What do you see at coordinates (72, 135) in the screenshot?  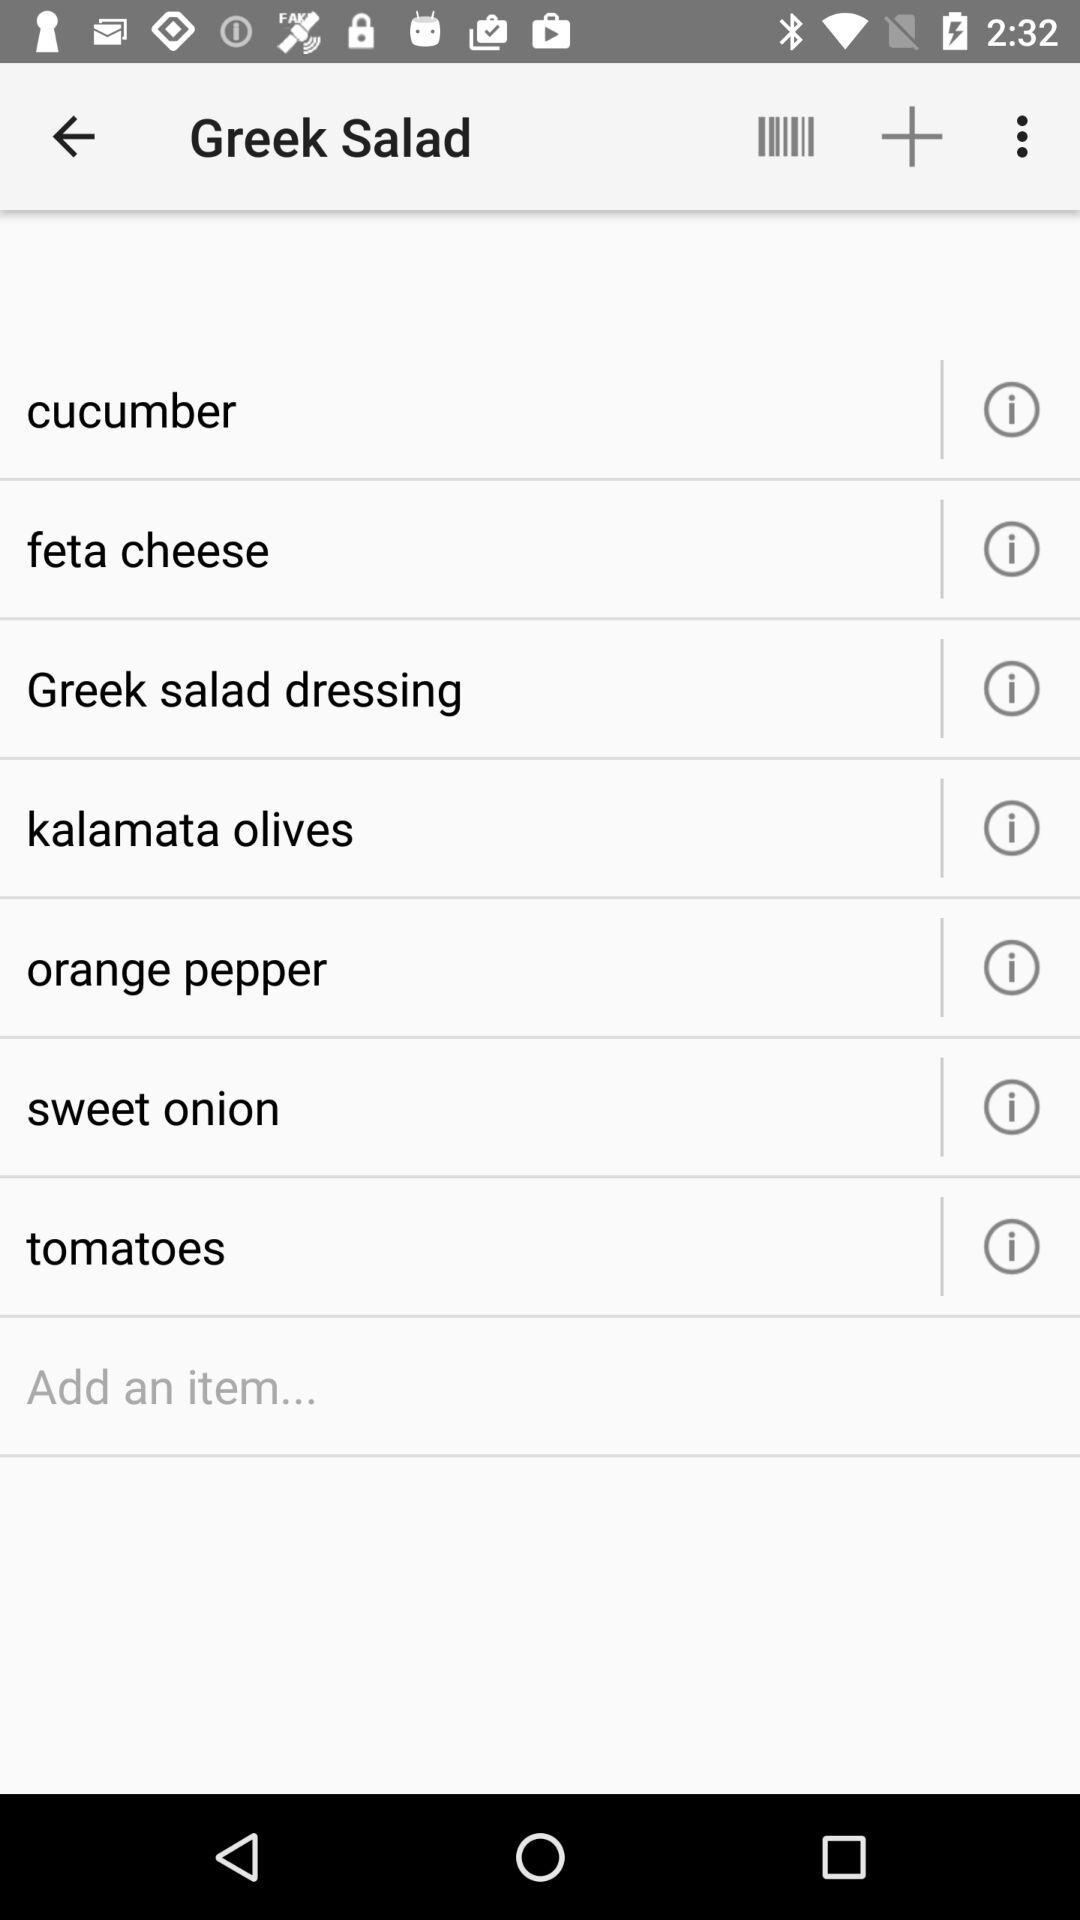 I see `the icon above cucumber icon` at bounding box center [72, 135].